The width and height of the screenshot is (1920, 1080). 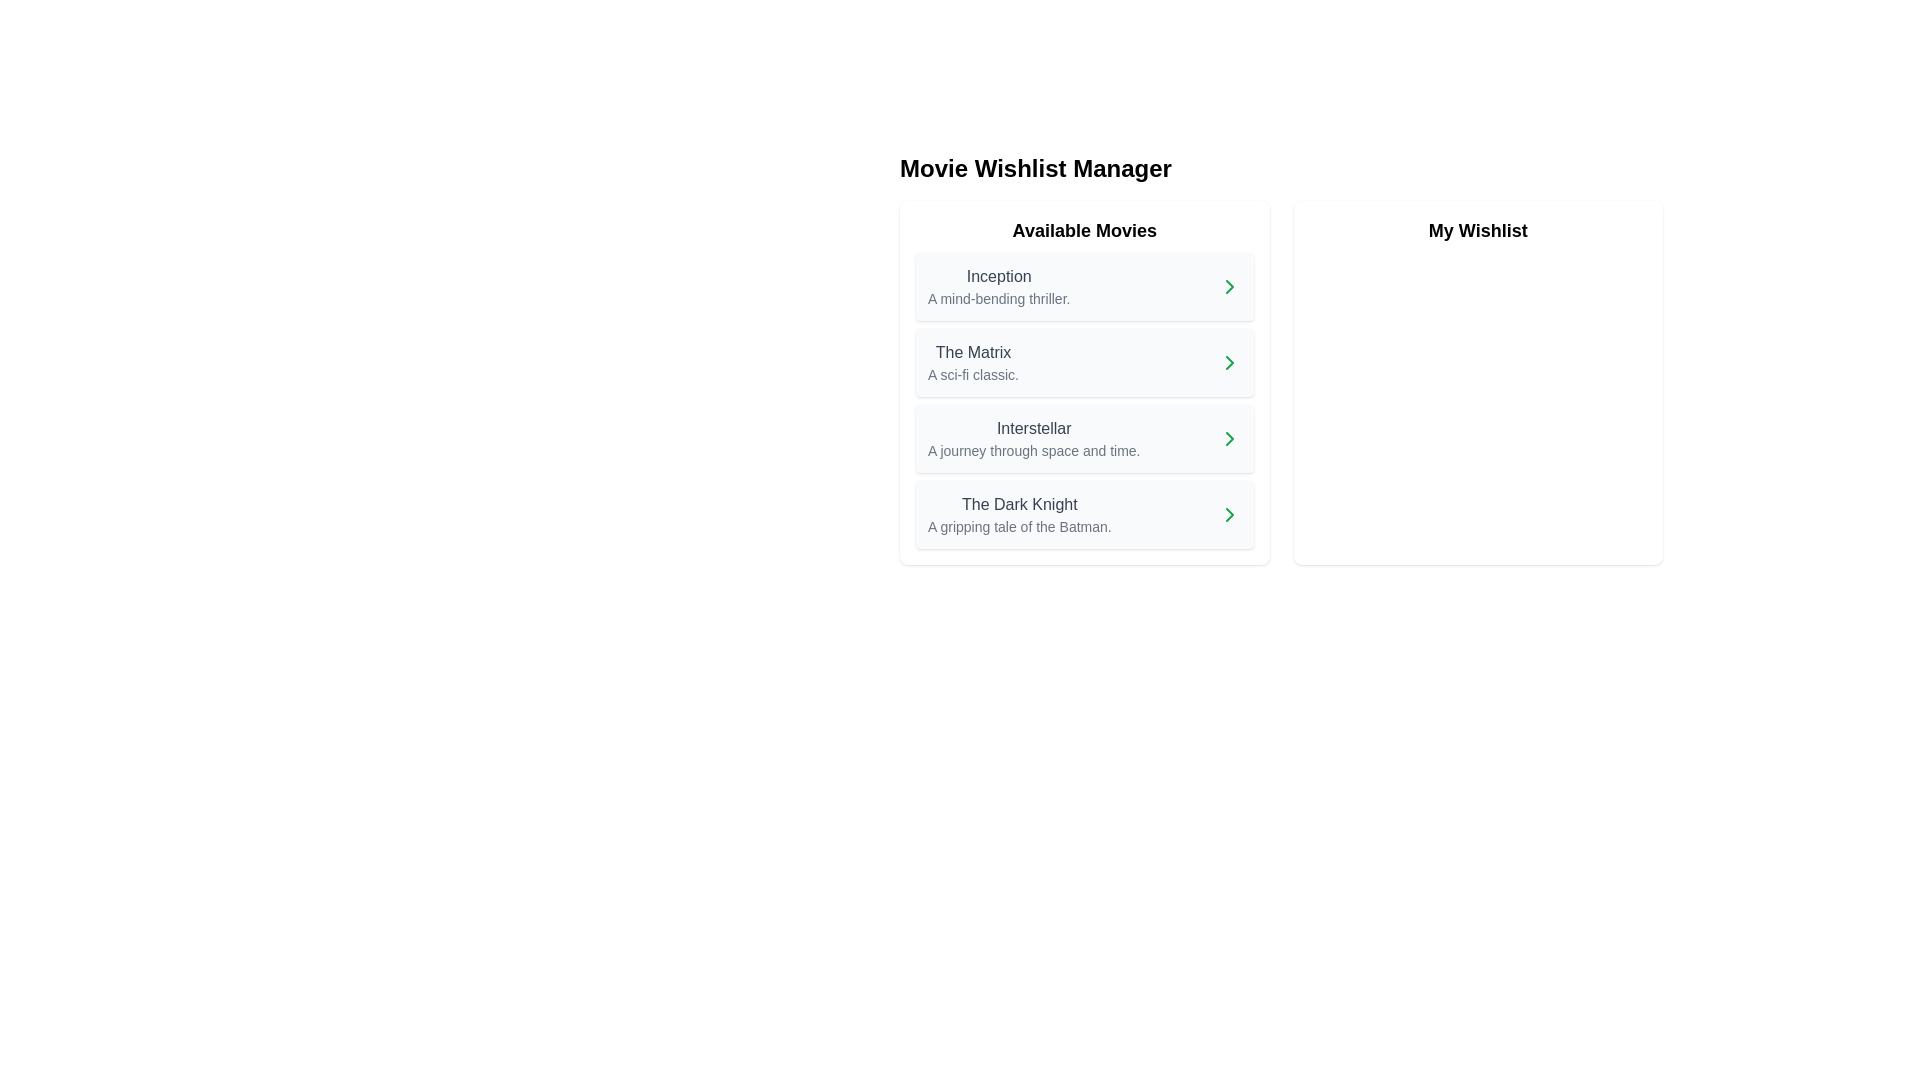 I want to click on text label for the movie 'Interstellar', which includes its title and subtitle, located in the third item under 'Available Movies', so click(x=1034, y=438).